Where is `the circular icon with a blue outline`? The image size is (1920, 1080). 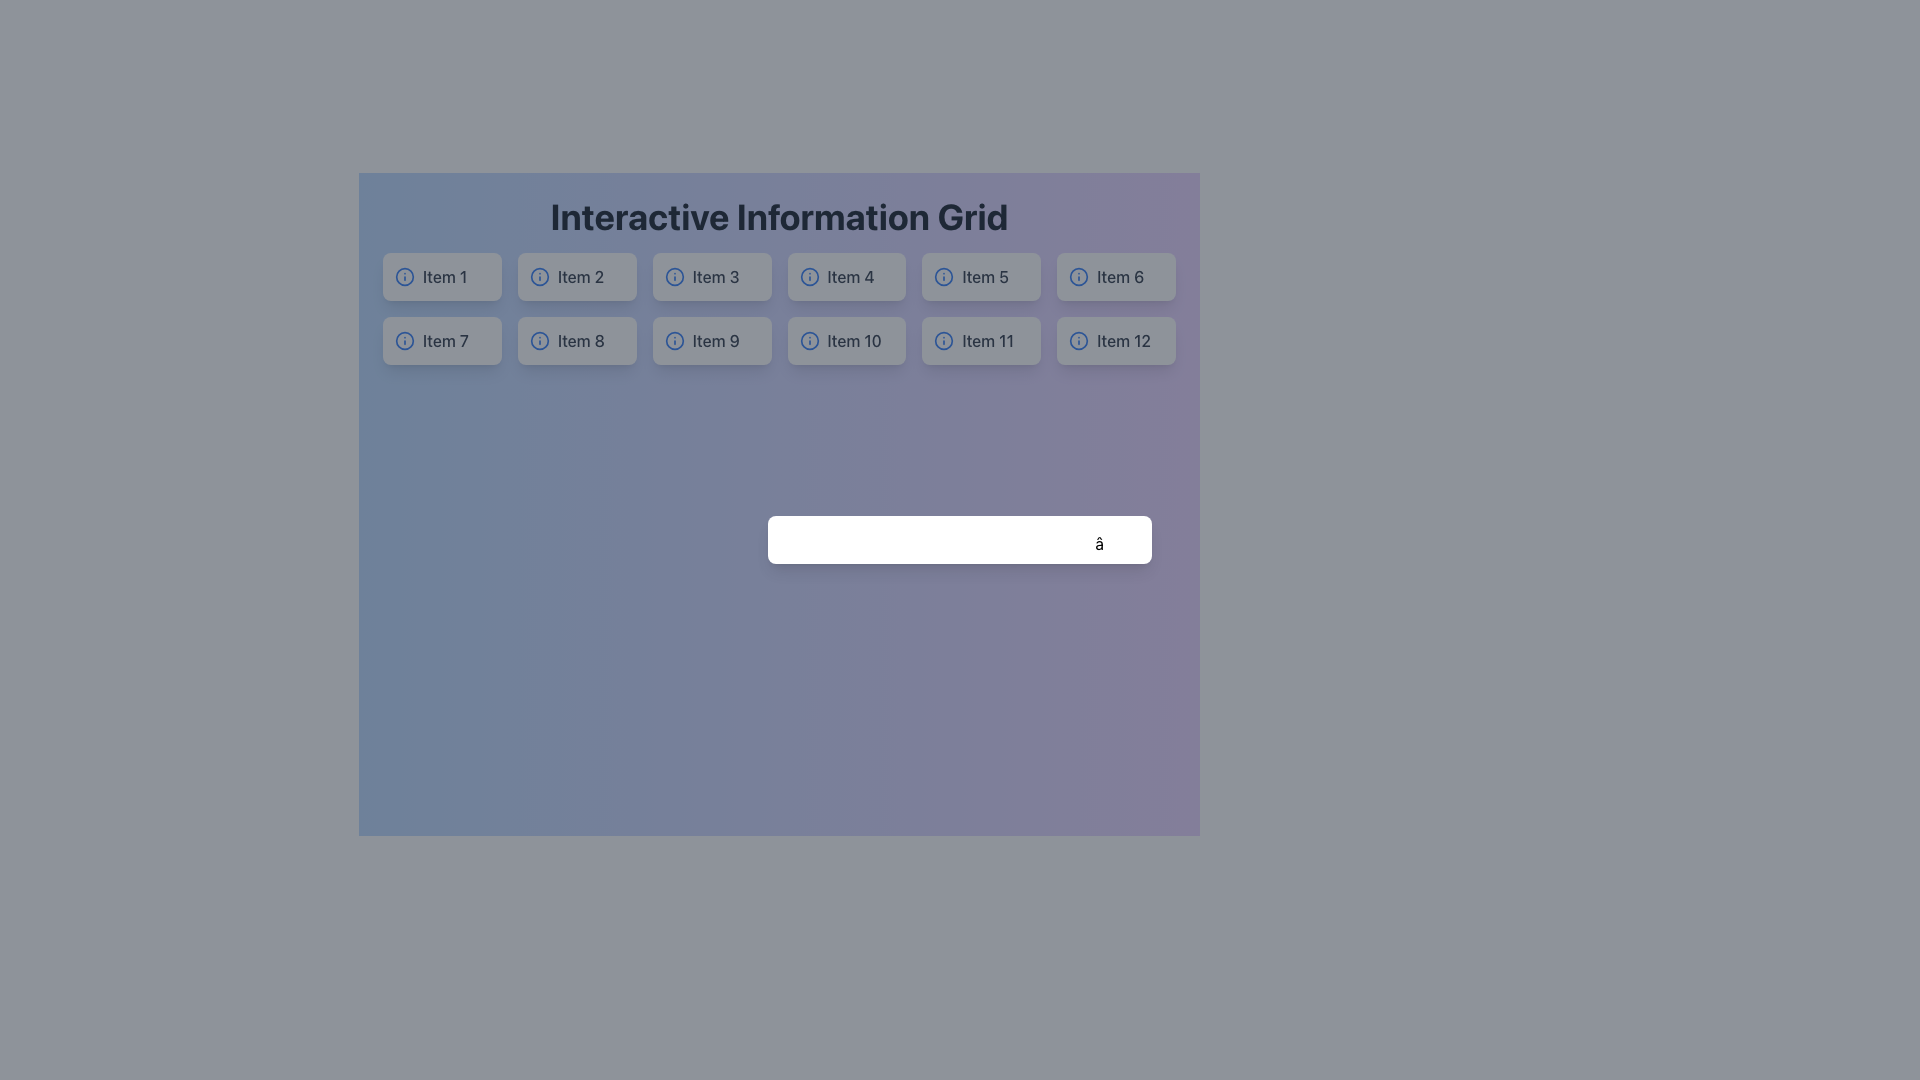 the circular icon with a blue outline is located at coordinates (943, 339).